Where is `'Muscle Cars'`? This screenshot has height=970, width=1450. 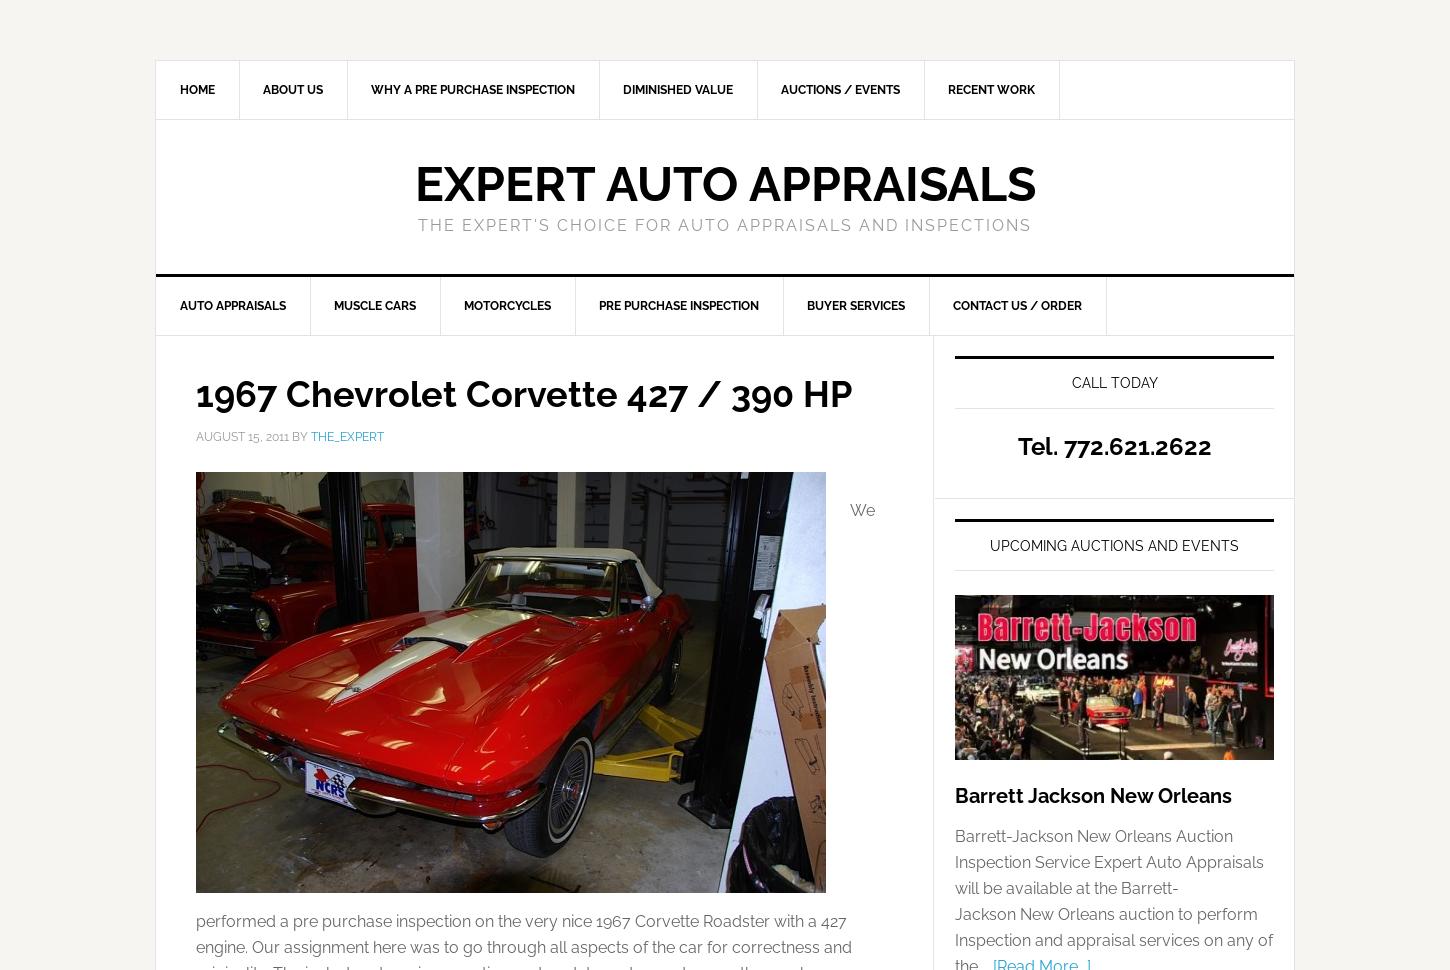 'Muscle Cars' is located at coordinates (373, 306).